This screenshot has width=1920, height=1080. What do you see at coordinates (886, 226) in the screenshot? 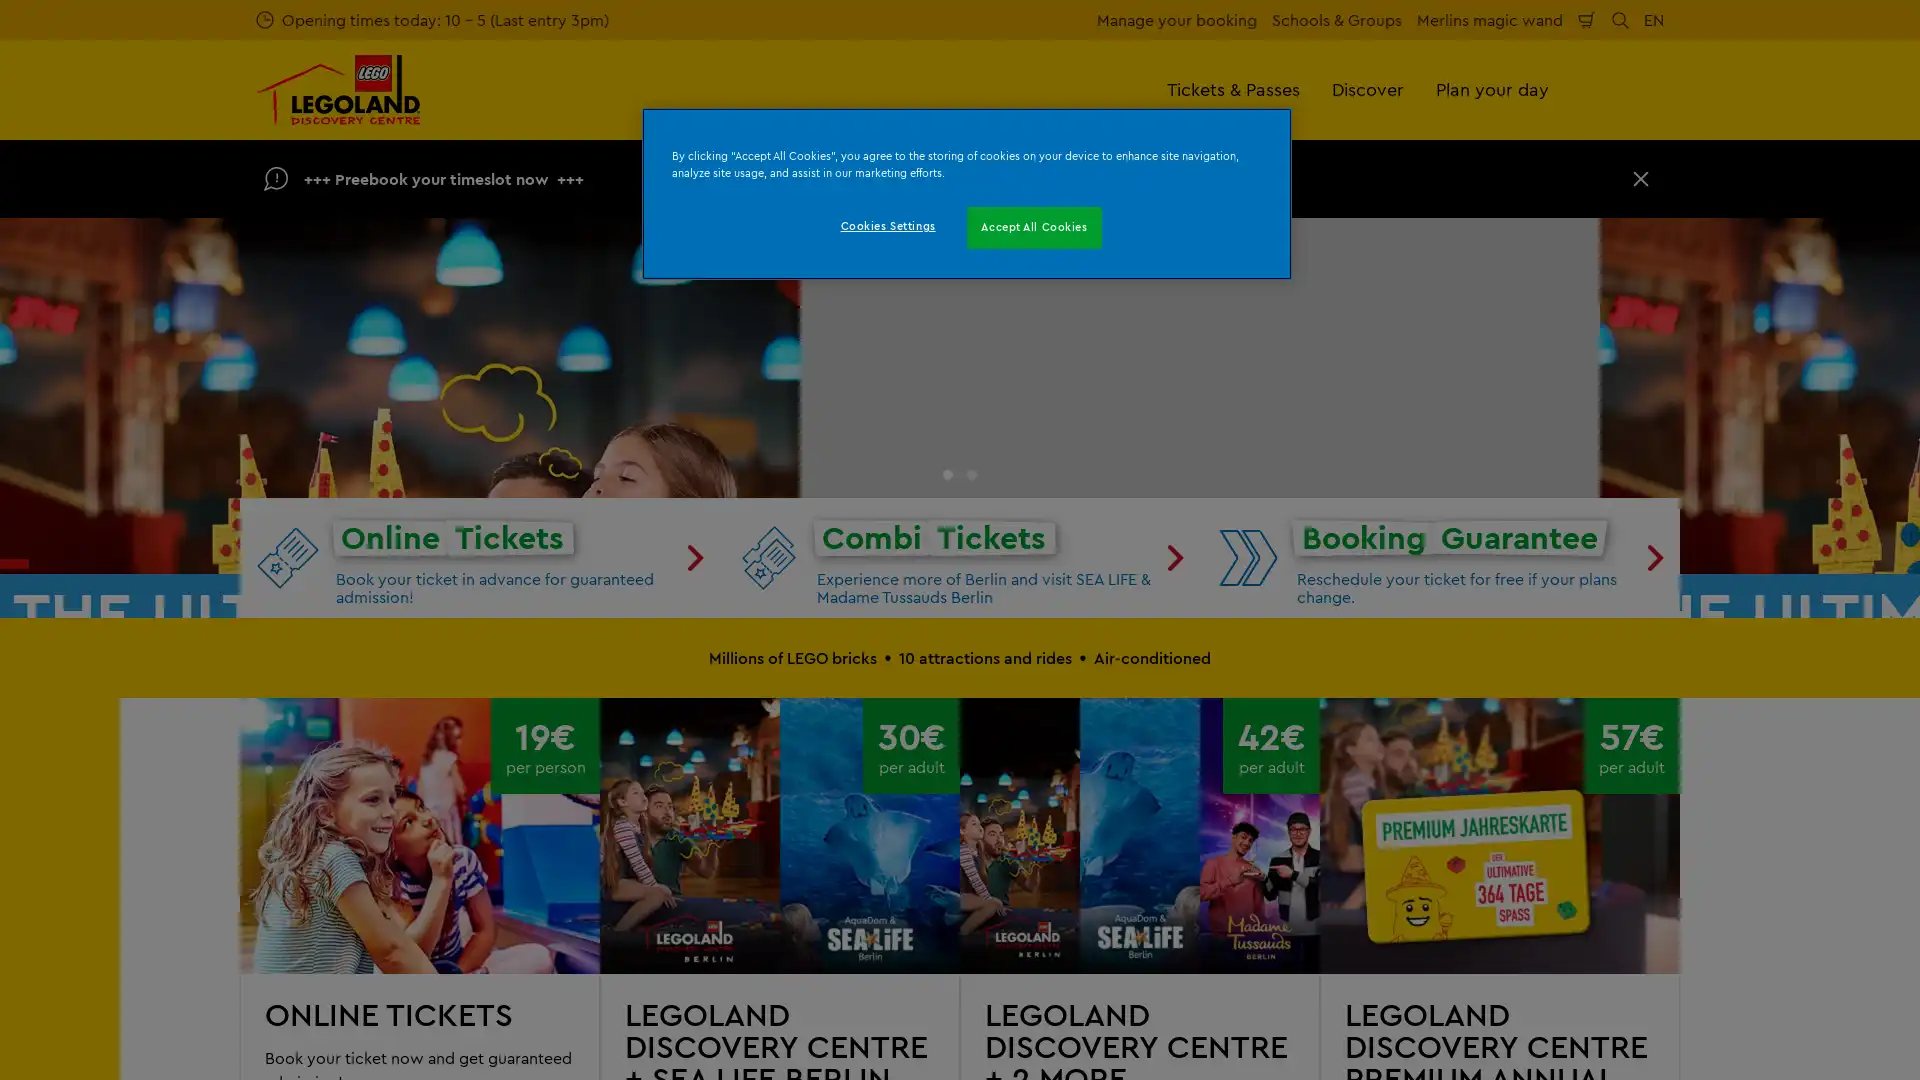
I see `Cookies Settings` at bounding box center [886, 226].